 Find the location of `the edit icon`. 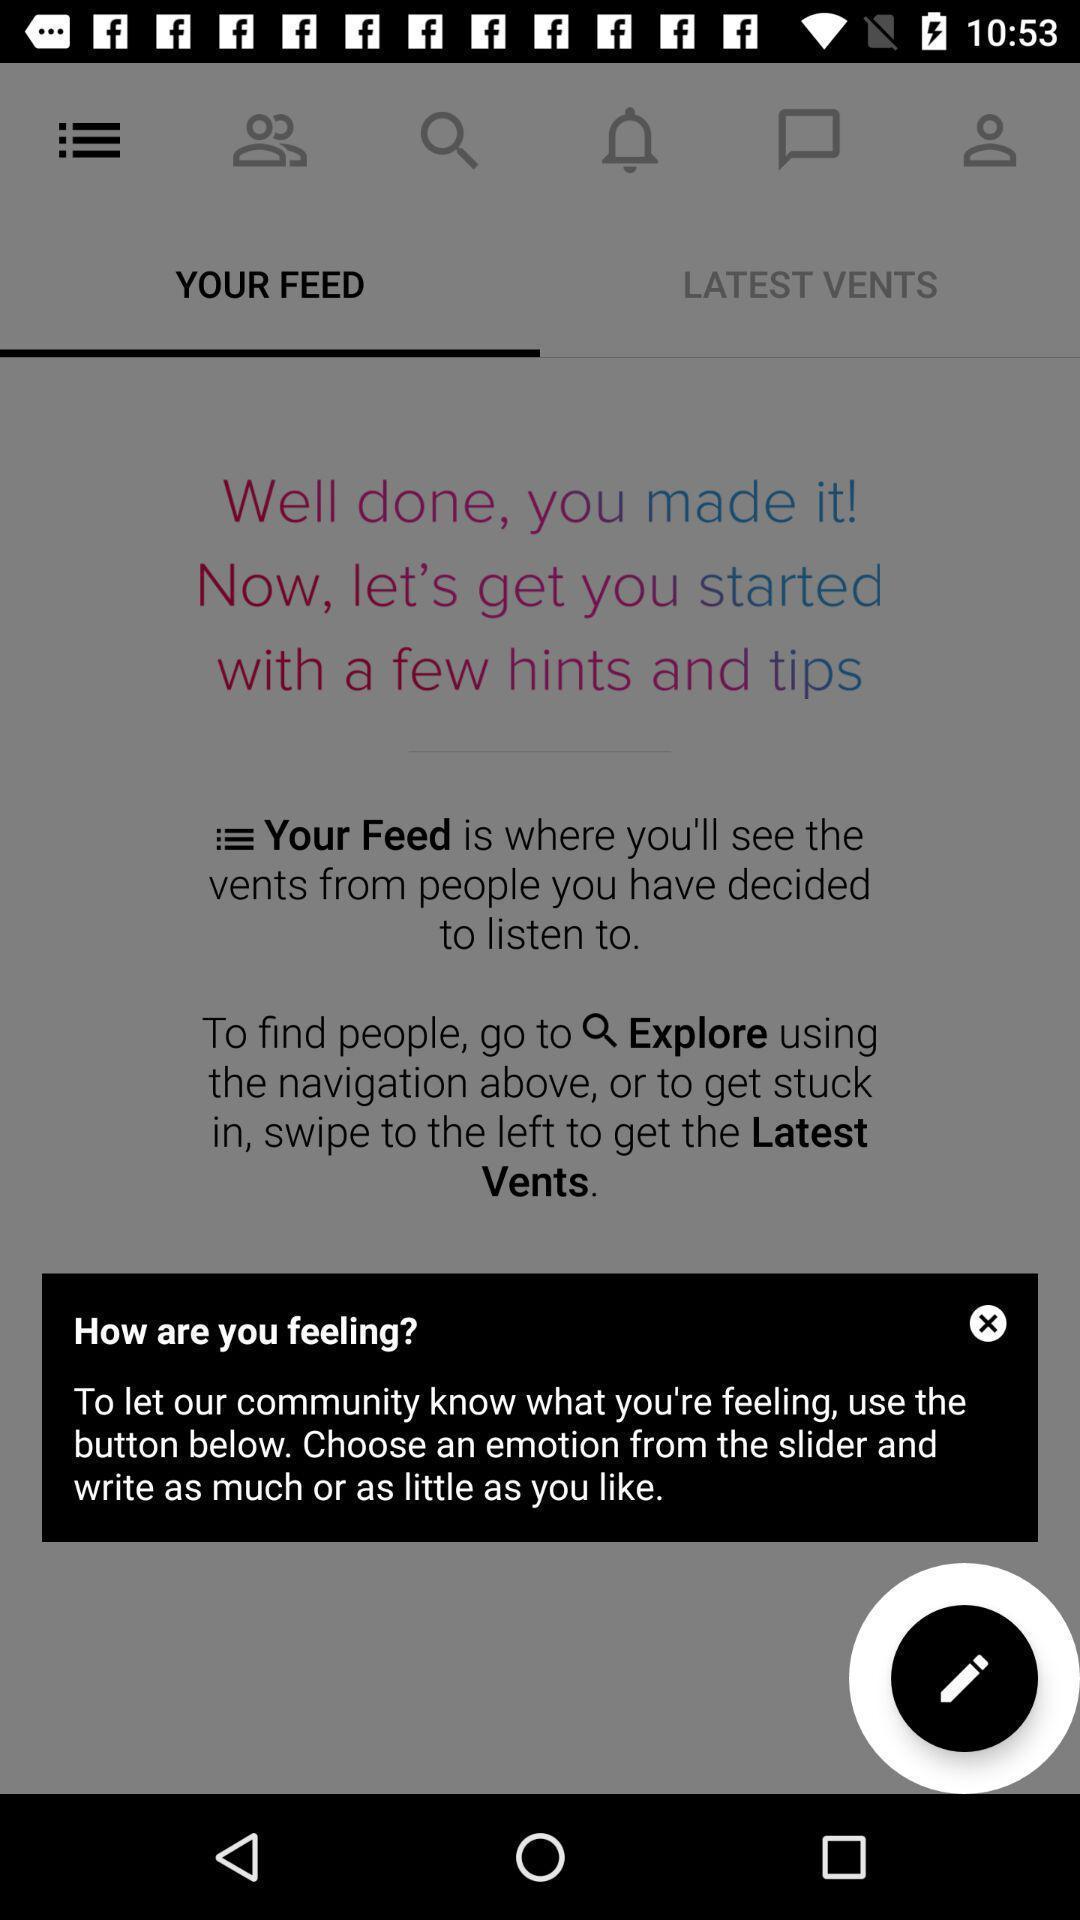

the edit icon is located at coordinates (963, 1678).